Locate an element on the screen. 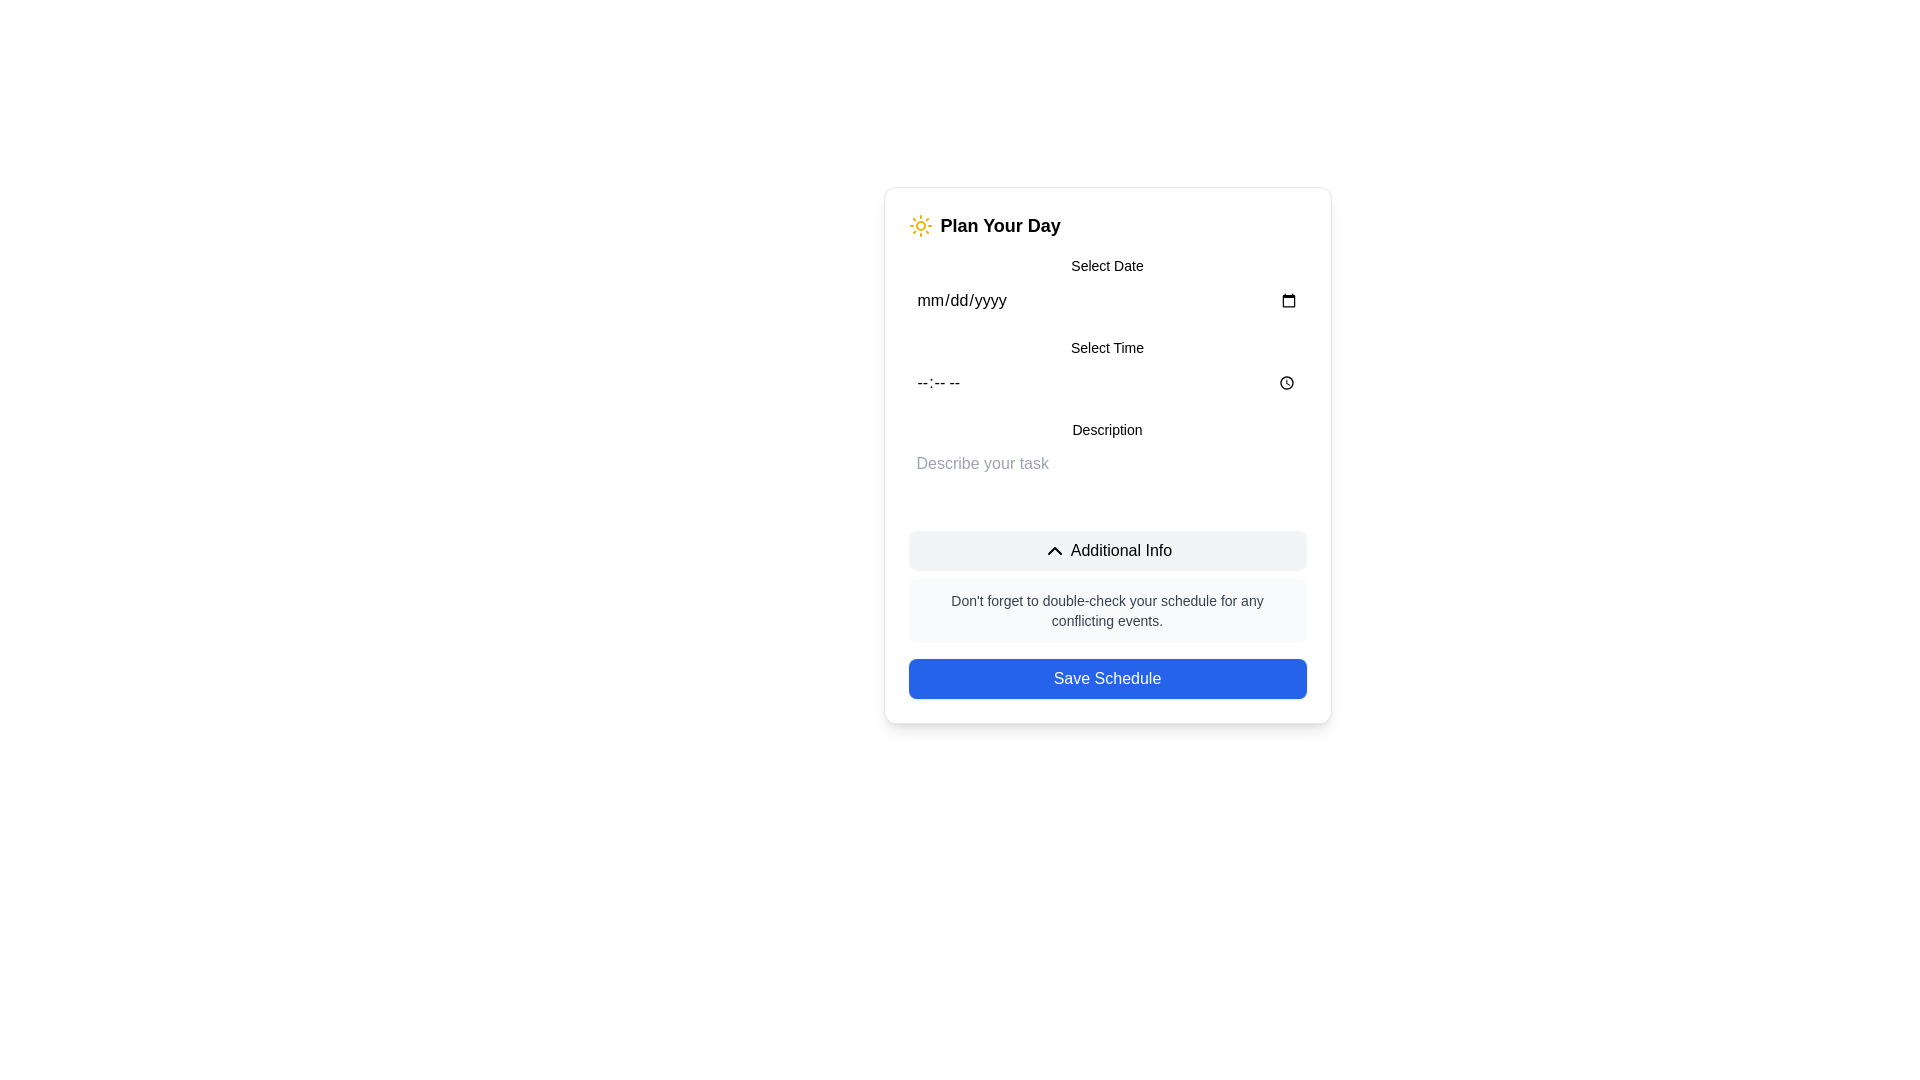 Image resolution: width=1920 pixels, height=1080 pixels. the static text label within the button that indicates it will reveal additional information, located above the blue 'Save Schedule' button is located at coordinates (1121, 551).